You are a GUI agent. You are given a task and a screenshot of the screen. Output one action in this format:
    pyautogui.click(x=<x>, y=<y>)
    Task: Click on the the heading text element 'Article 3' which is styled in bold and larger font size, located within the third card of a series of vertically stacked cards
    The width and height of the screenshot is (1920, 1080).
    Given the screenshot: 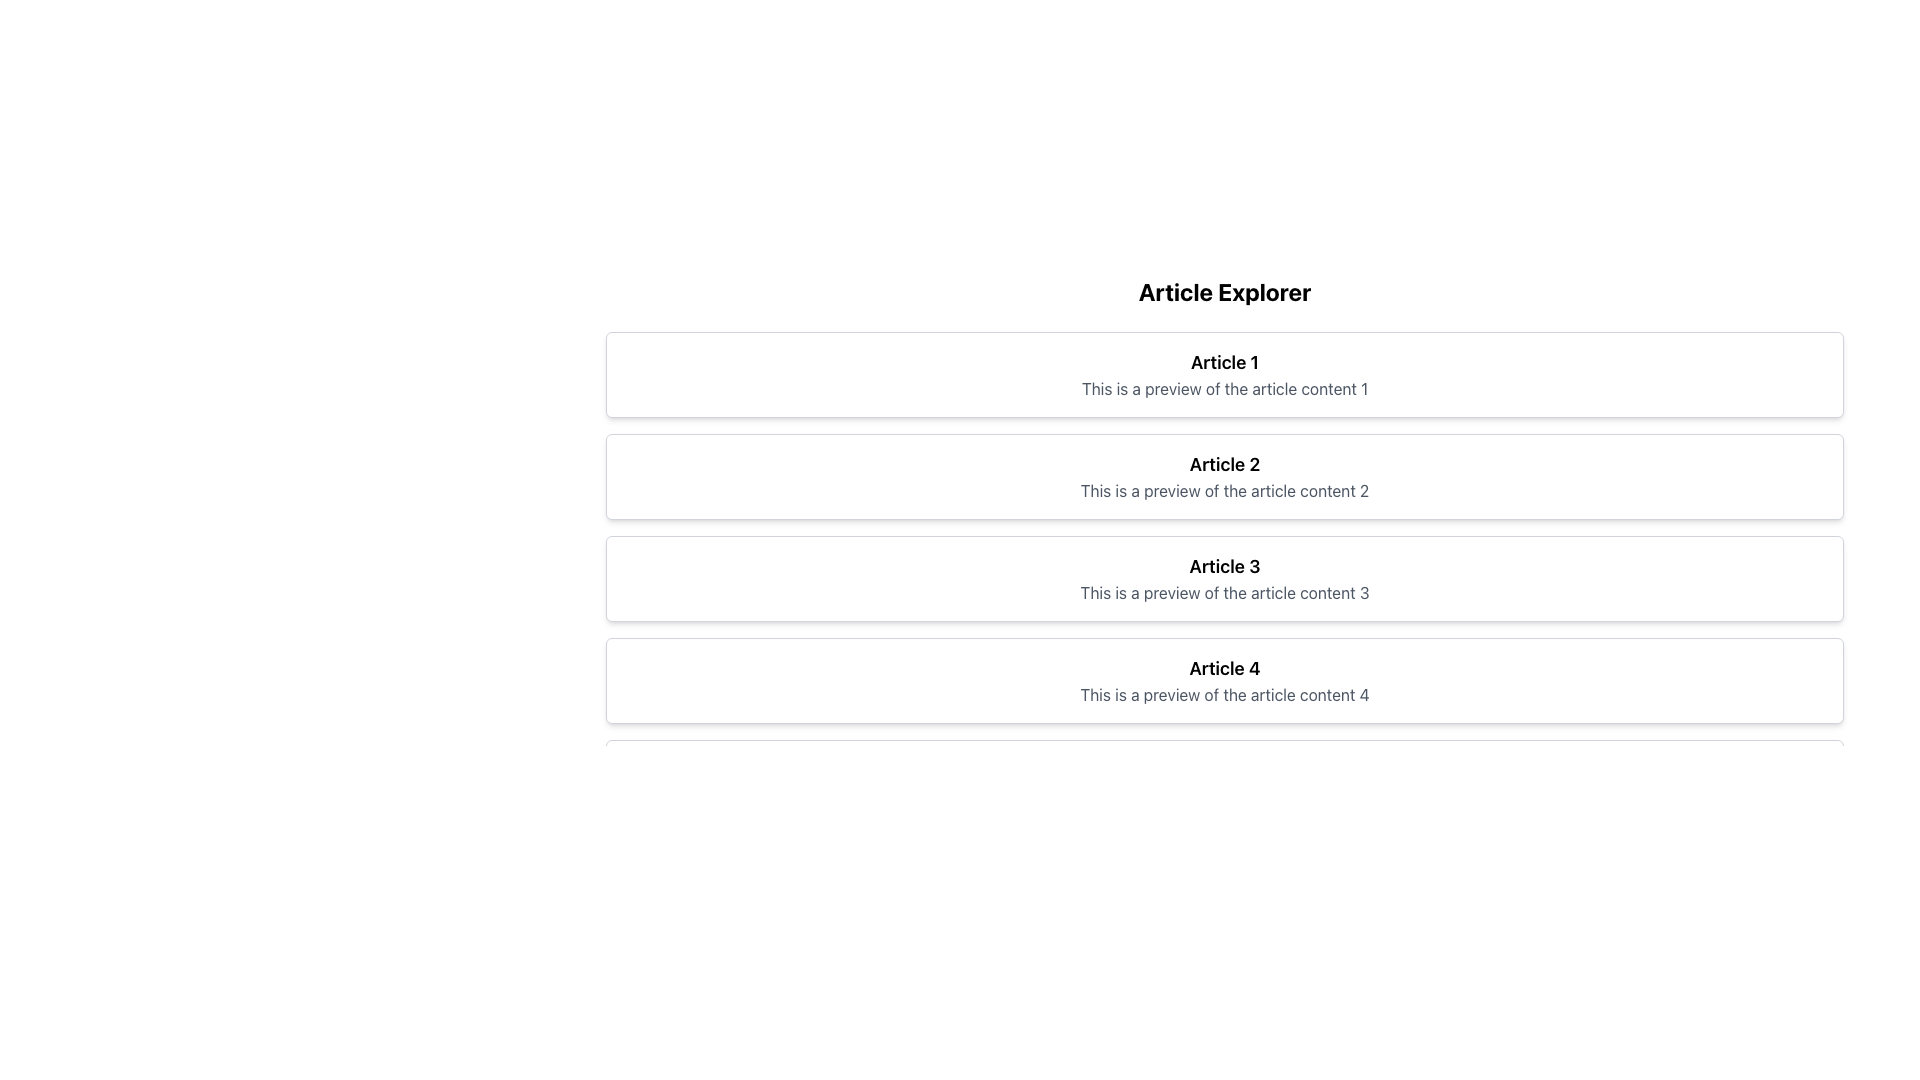 What is the action you would take?
    pyautogui.click(x=1223, y=567)
    